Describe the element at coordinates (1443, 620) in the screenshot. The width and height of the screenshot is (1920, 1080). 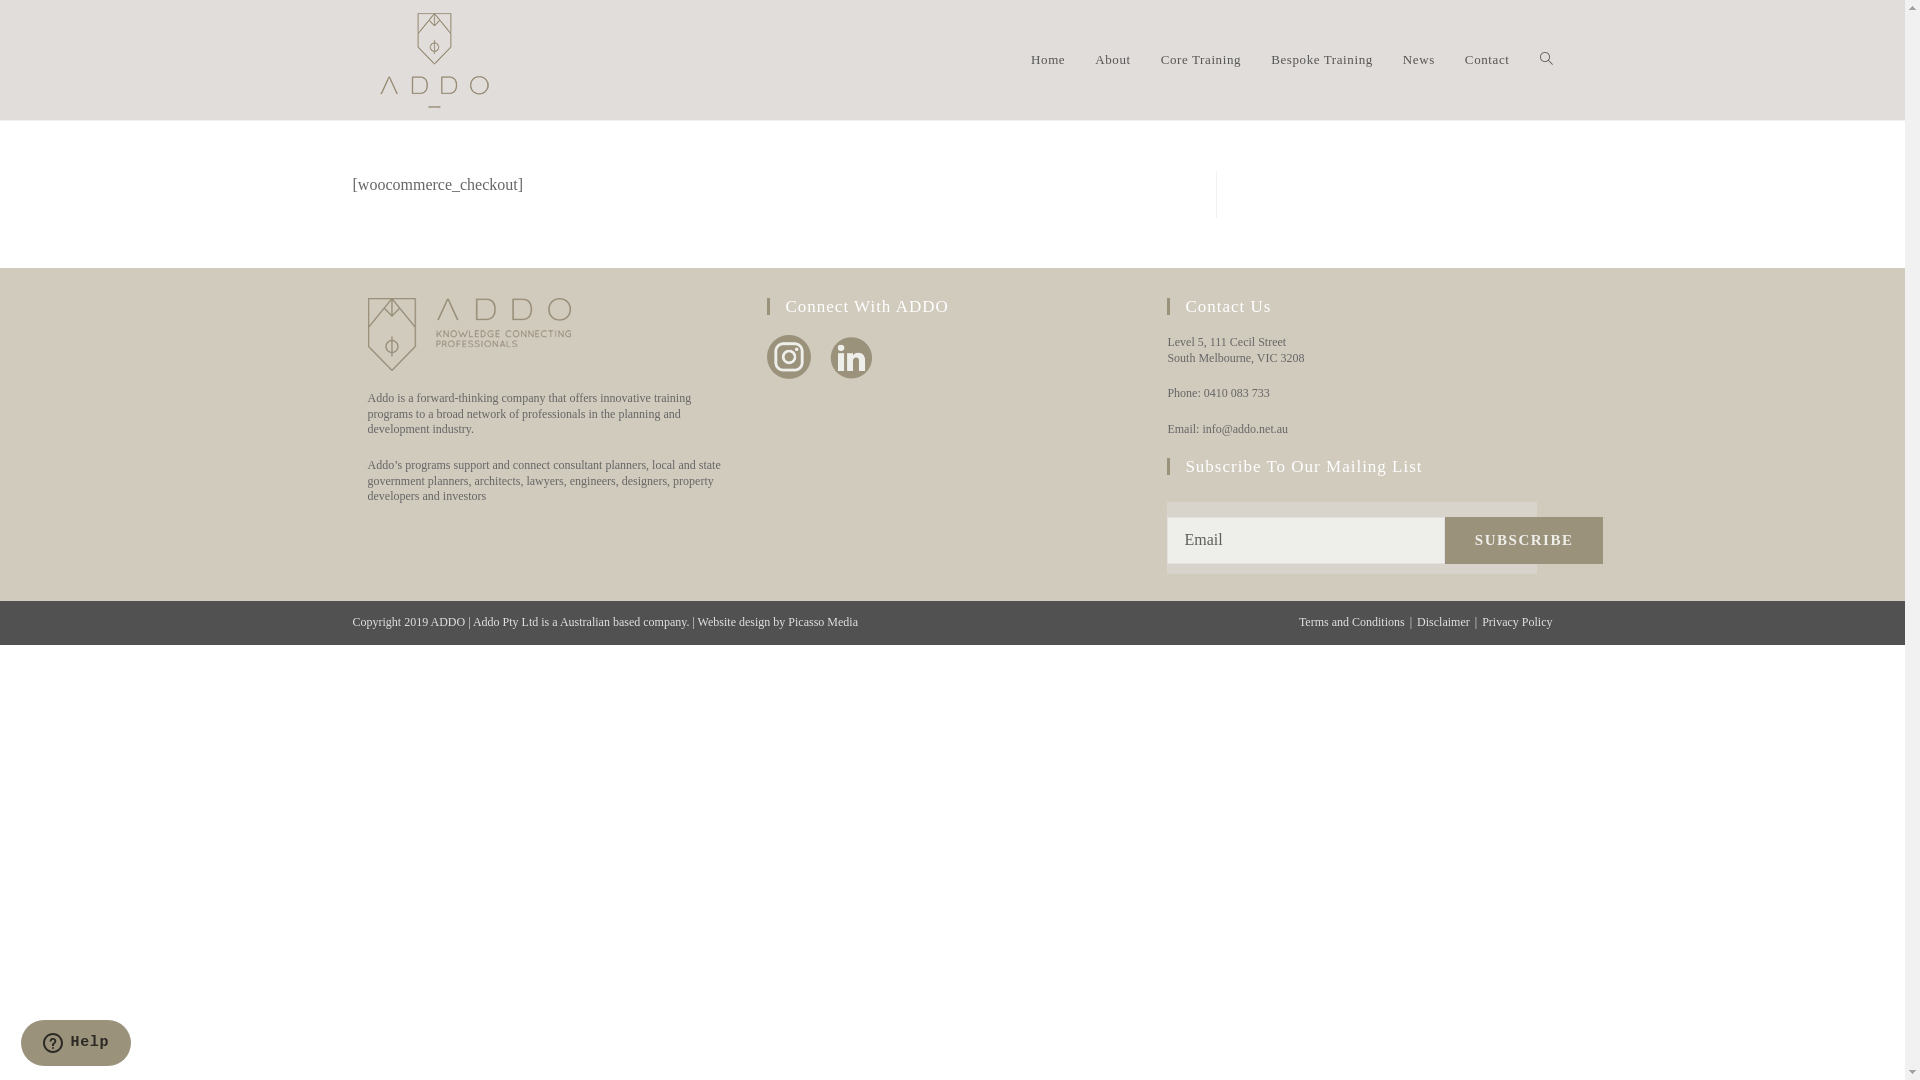
I see `'Disclaimer'` at that location.